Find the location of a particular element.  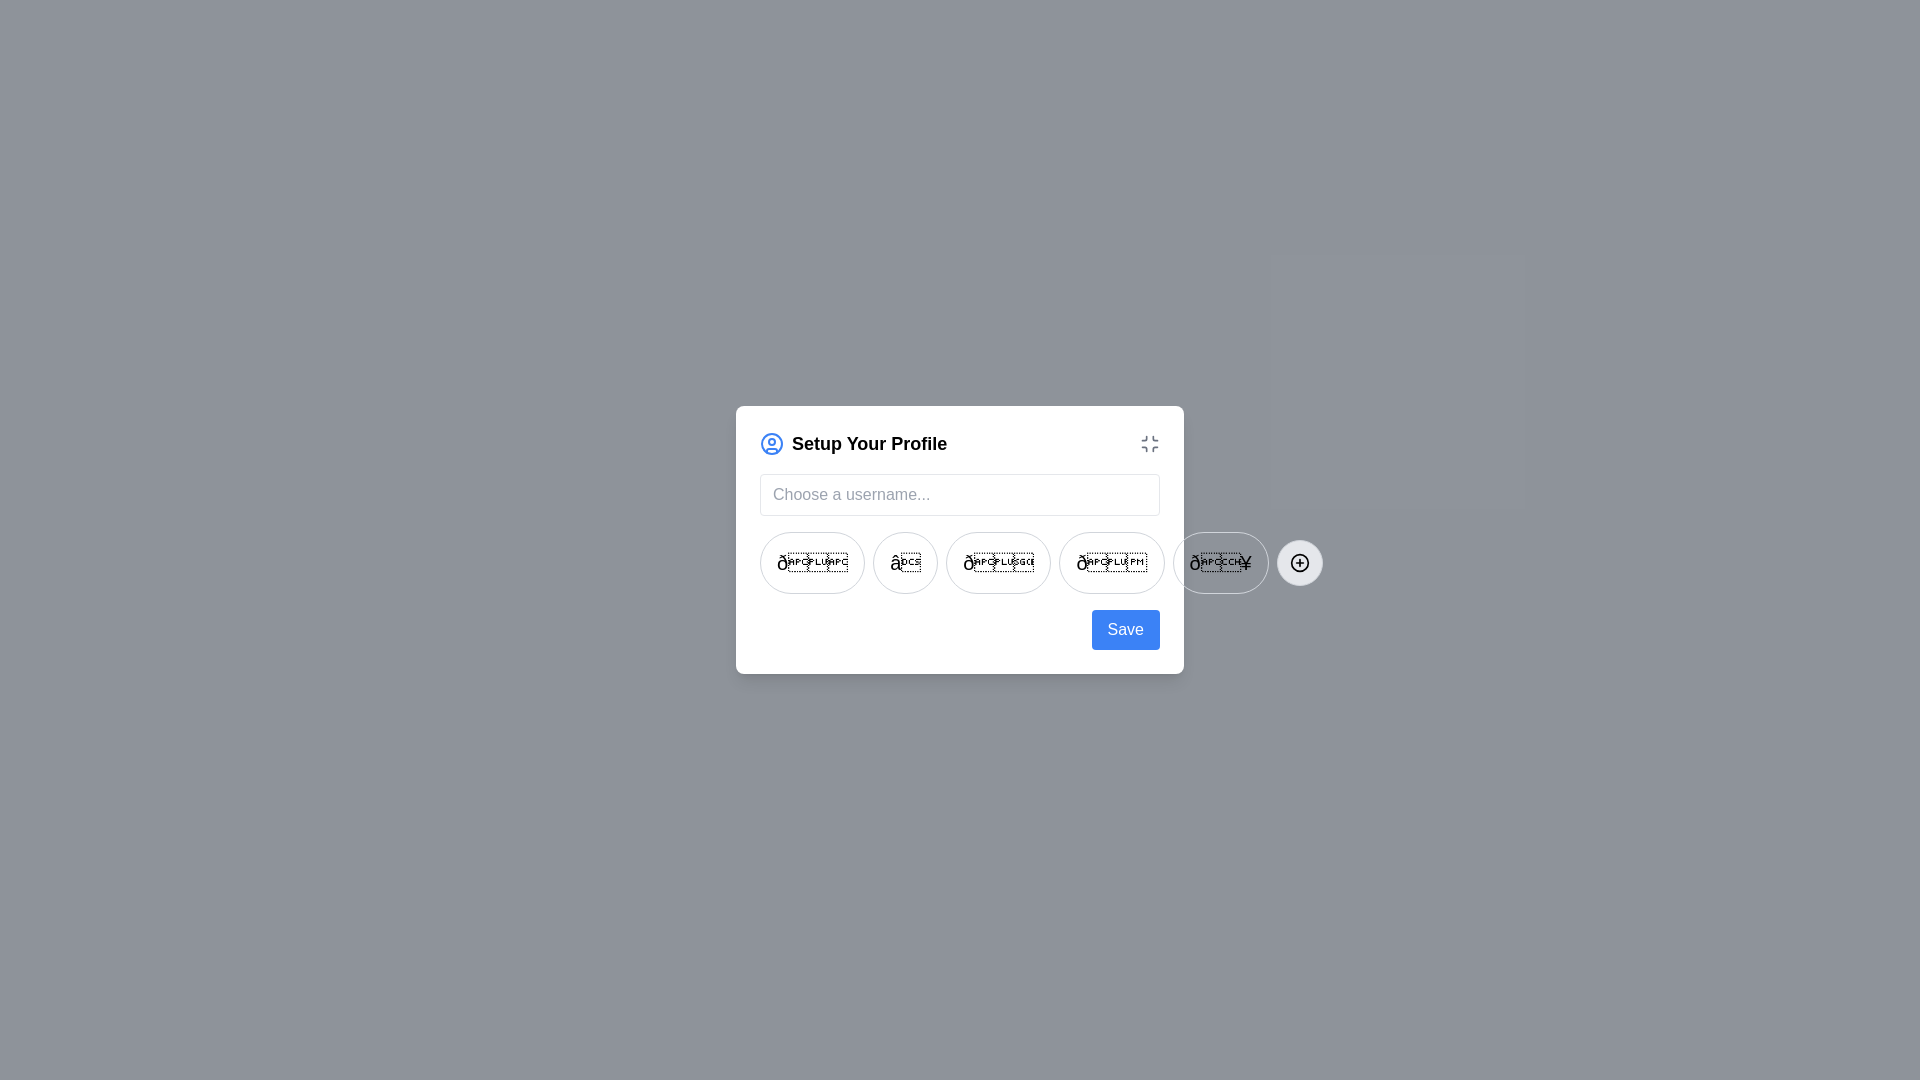

the interactive button located at the far right of a horizontal group of circle-based elements is located at coordinates (1299, 563).